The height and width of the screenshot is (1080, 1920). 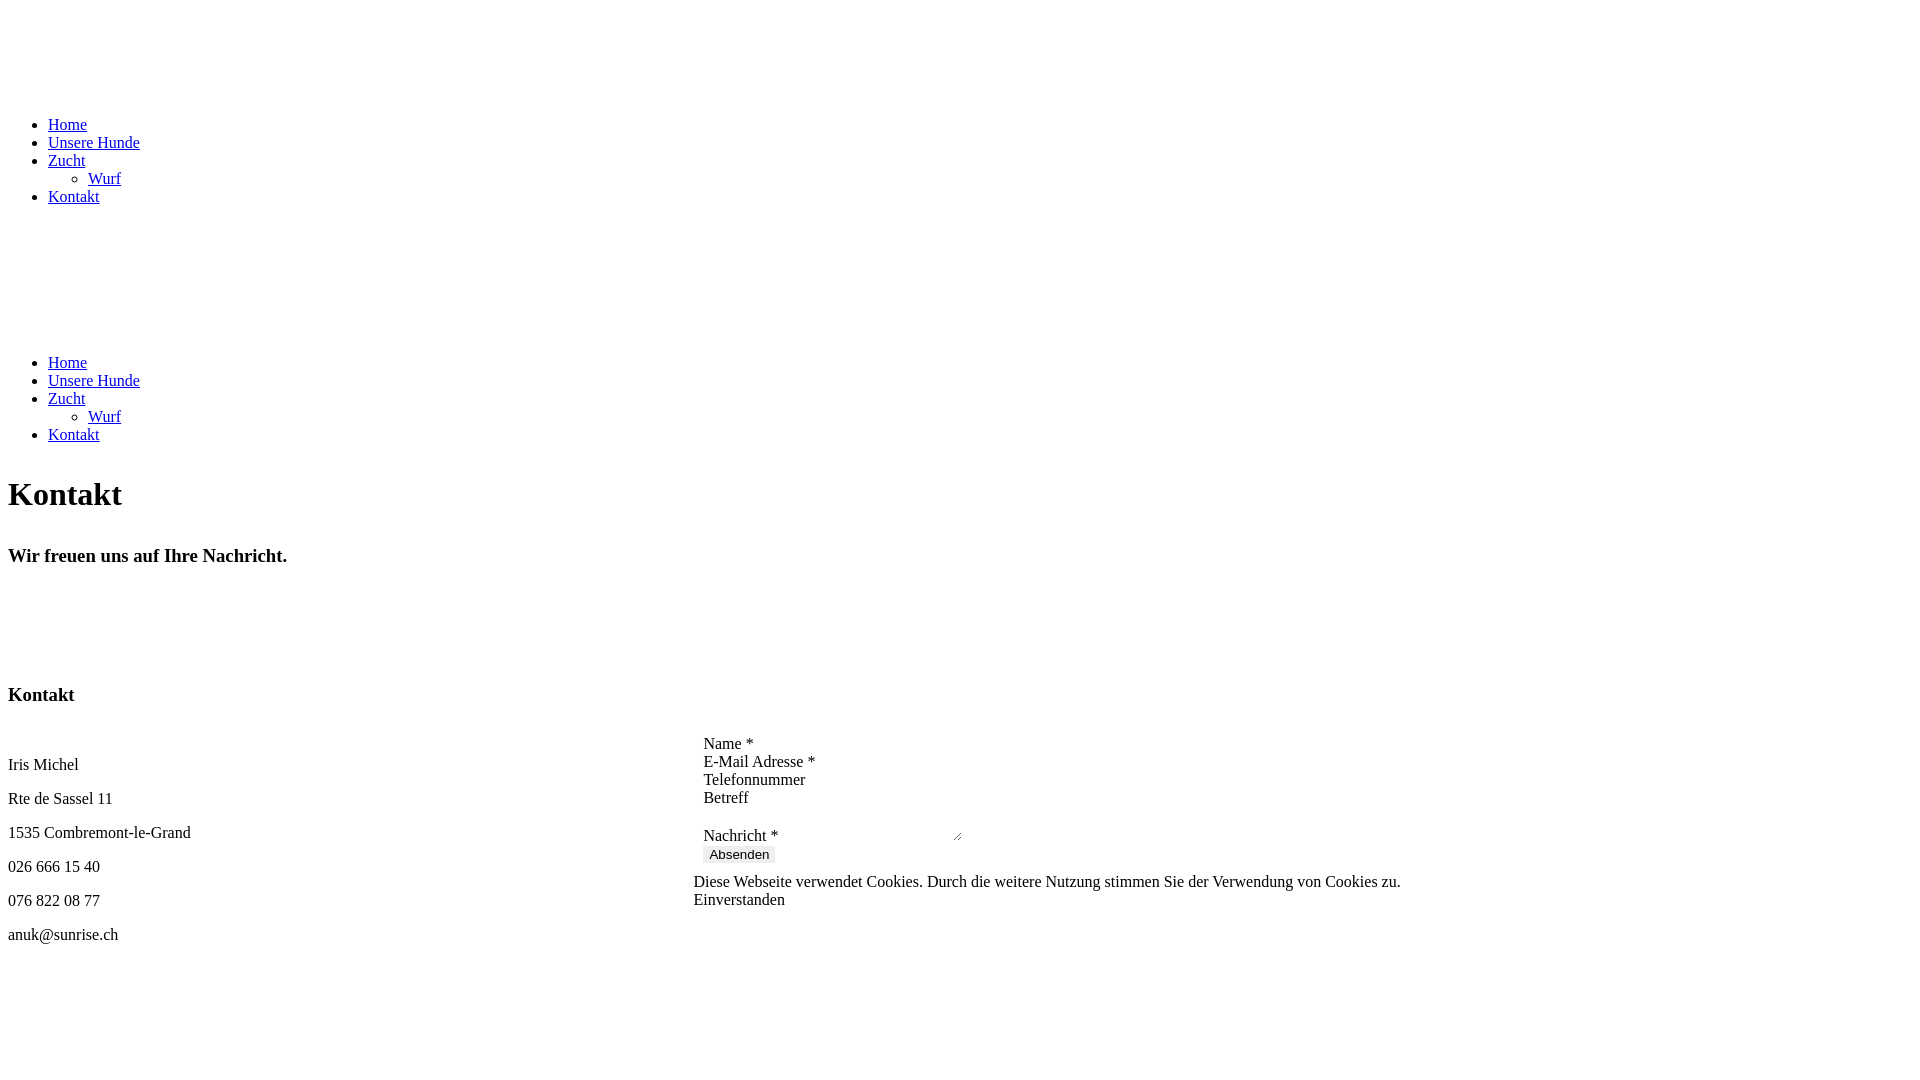 What do you see at coordinates (73, 196) in the screenshot?
I see `'Kontakt'` at bounding box center [73, 196].